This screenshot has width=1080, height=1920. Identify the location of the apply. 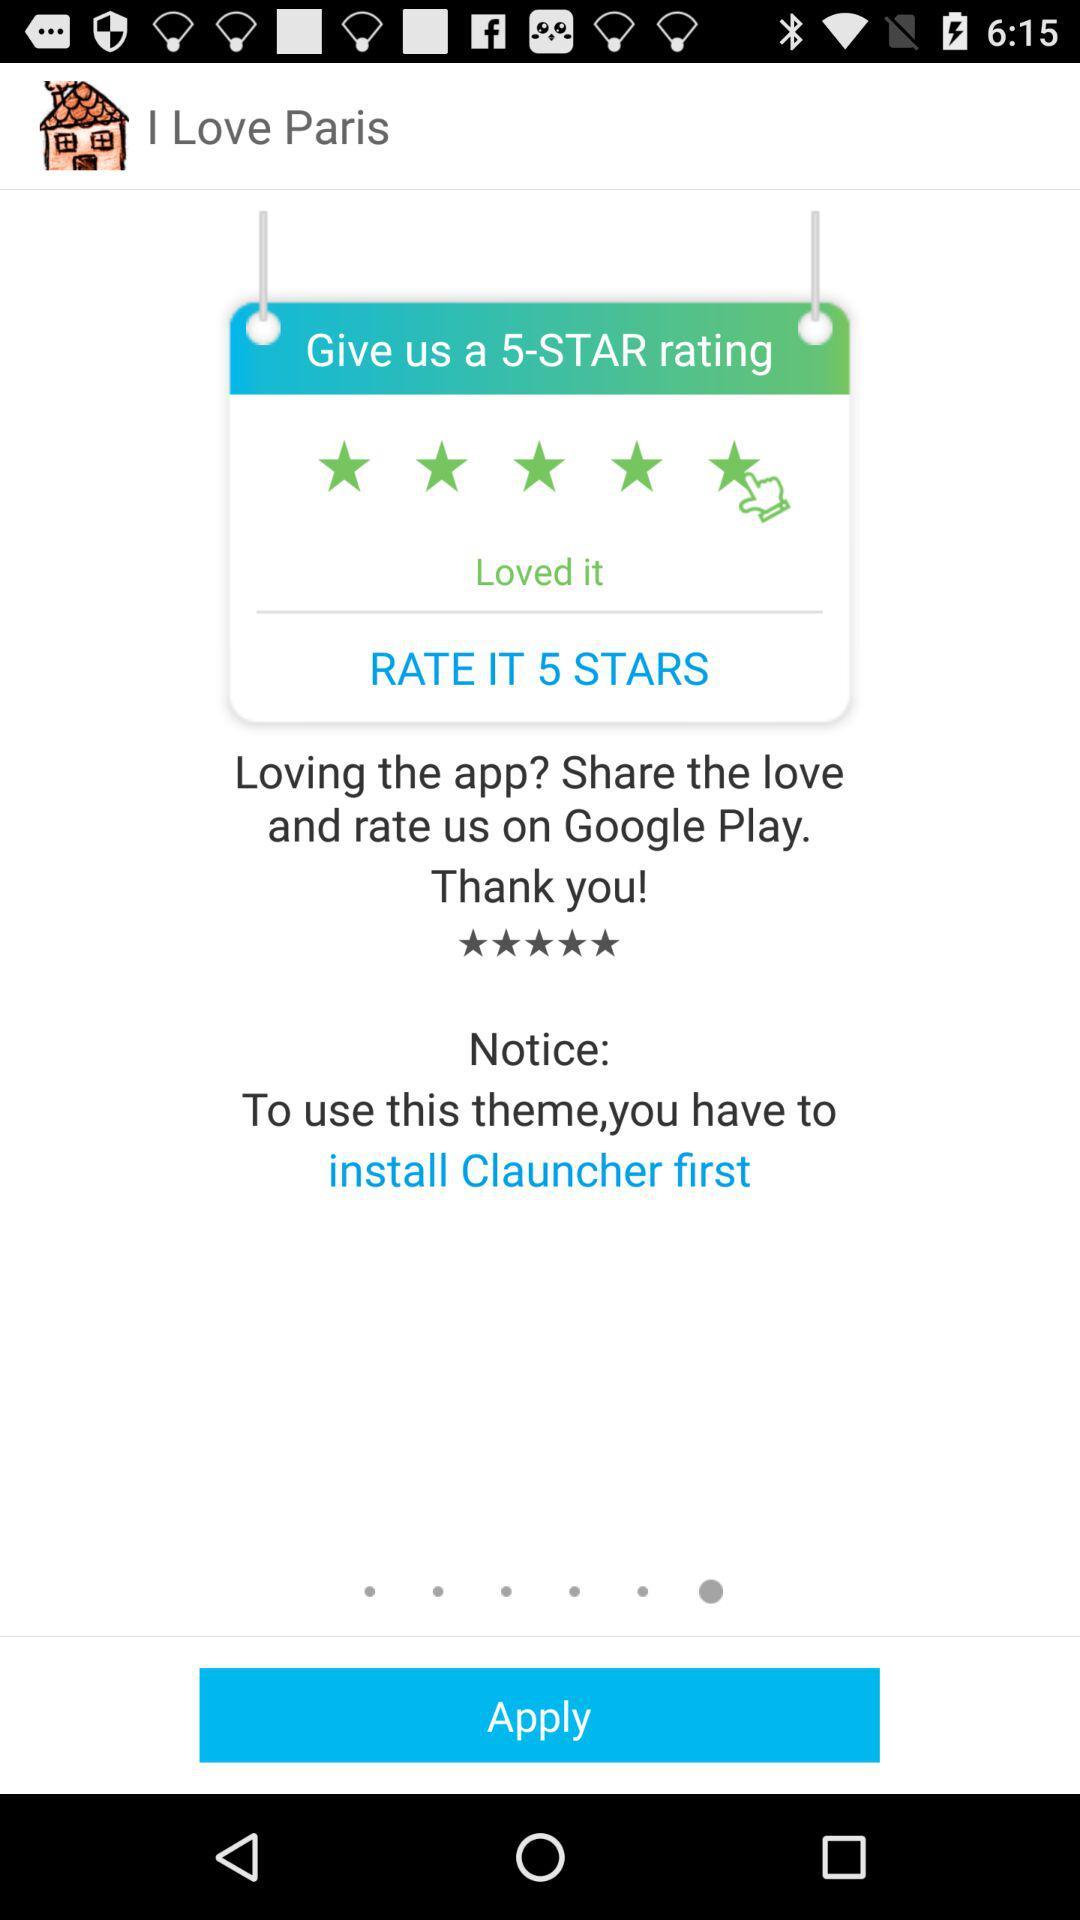
(538, 1714).